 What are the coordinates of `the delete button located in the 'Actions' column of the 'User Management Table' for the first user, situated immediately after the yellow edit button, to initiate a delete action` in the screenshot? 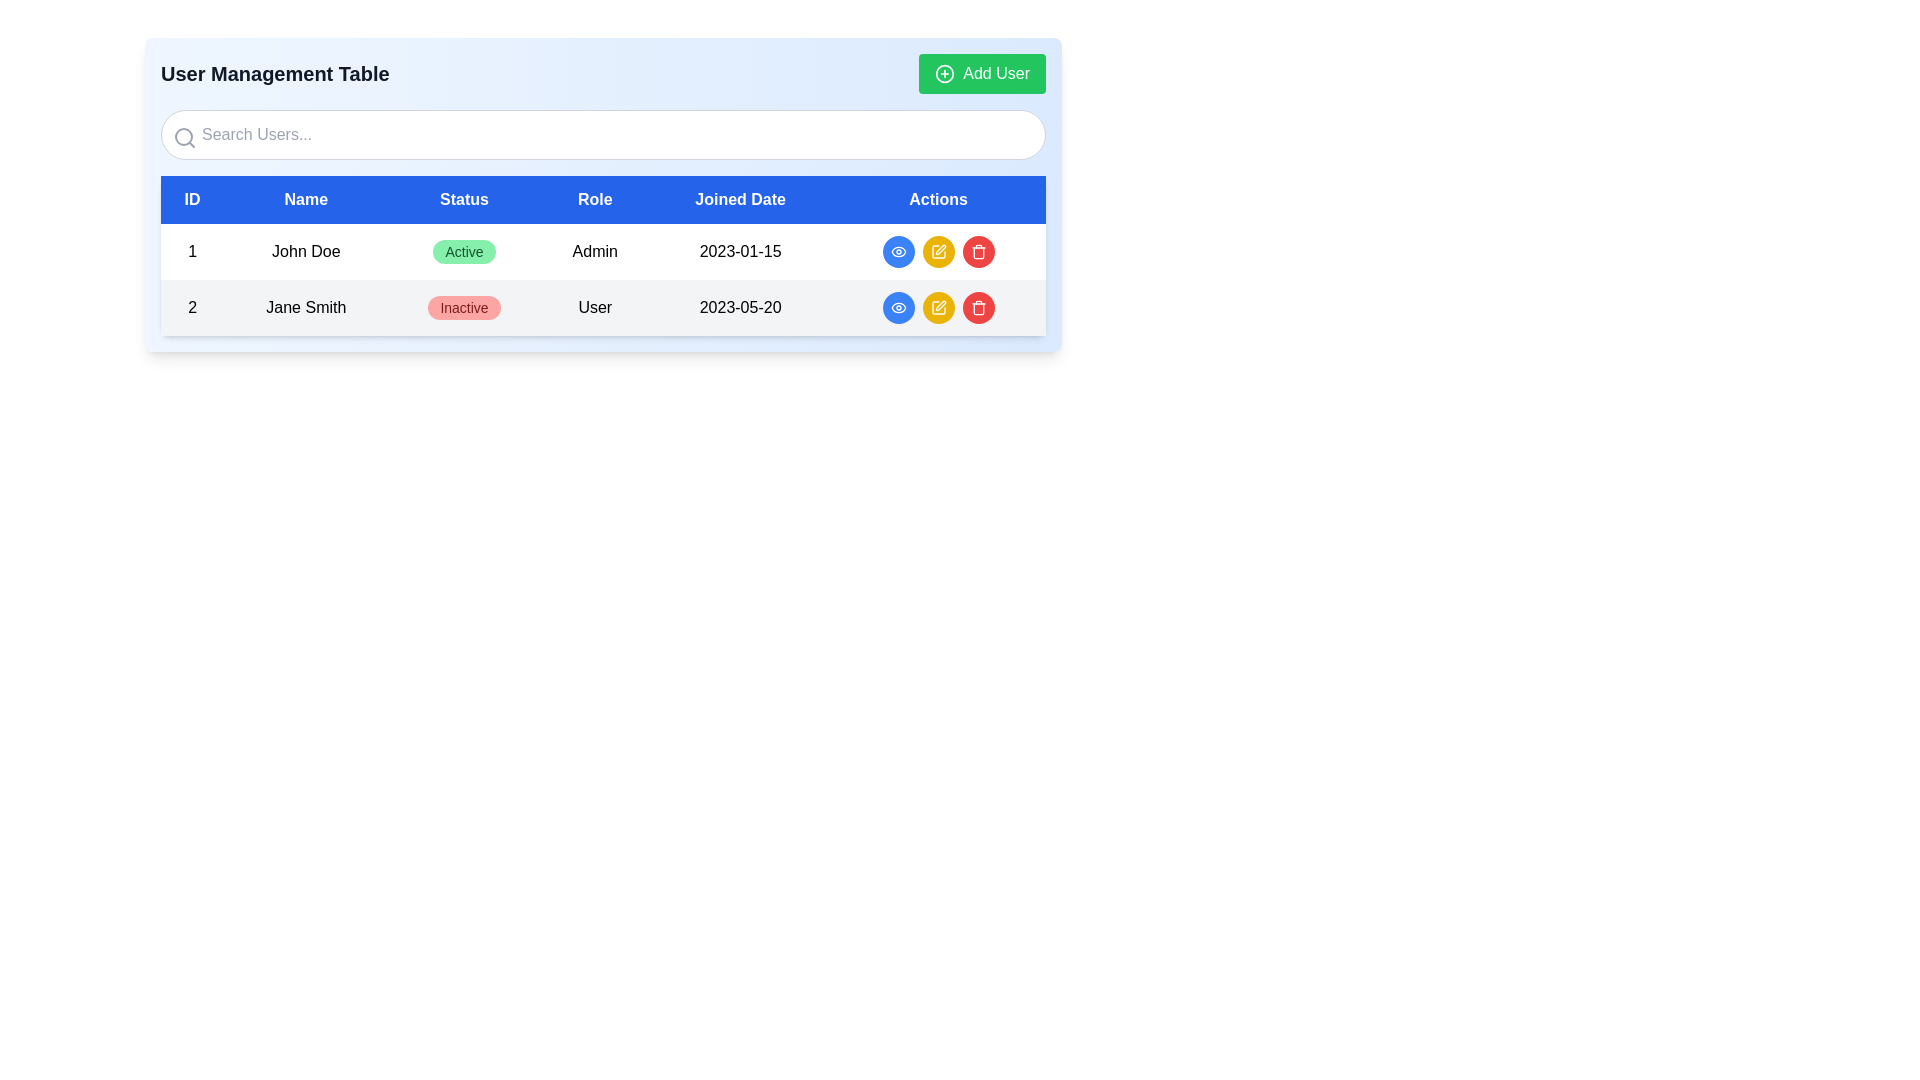 It's located at (978, 250).